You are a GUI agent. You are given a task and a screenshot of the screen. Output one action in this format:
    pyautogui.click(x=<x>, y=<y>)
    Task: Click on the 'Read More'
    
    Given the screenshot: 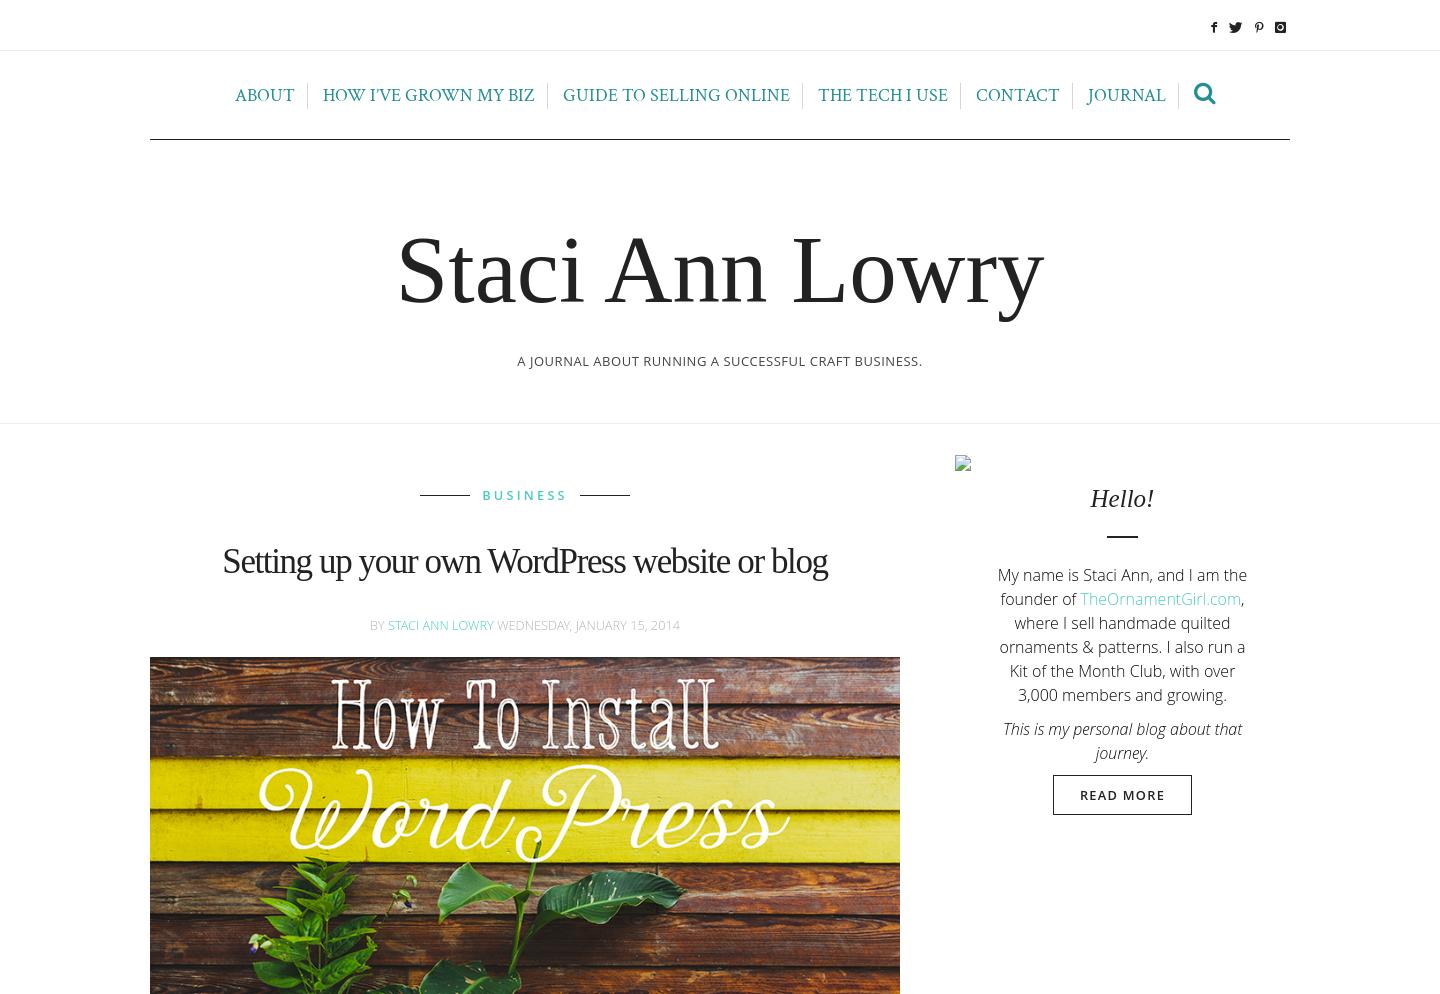 What is the action you would take?
    pyautogui.click(x=1121, y=794)
    